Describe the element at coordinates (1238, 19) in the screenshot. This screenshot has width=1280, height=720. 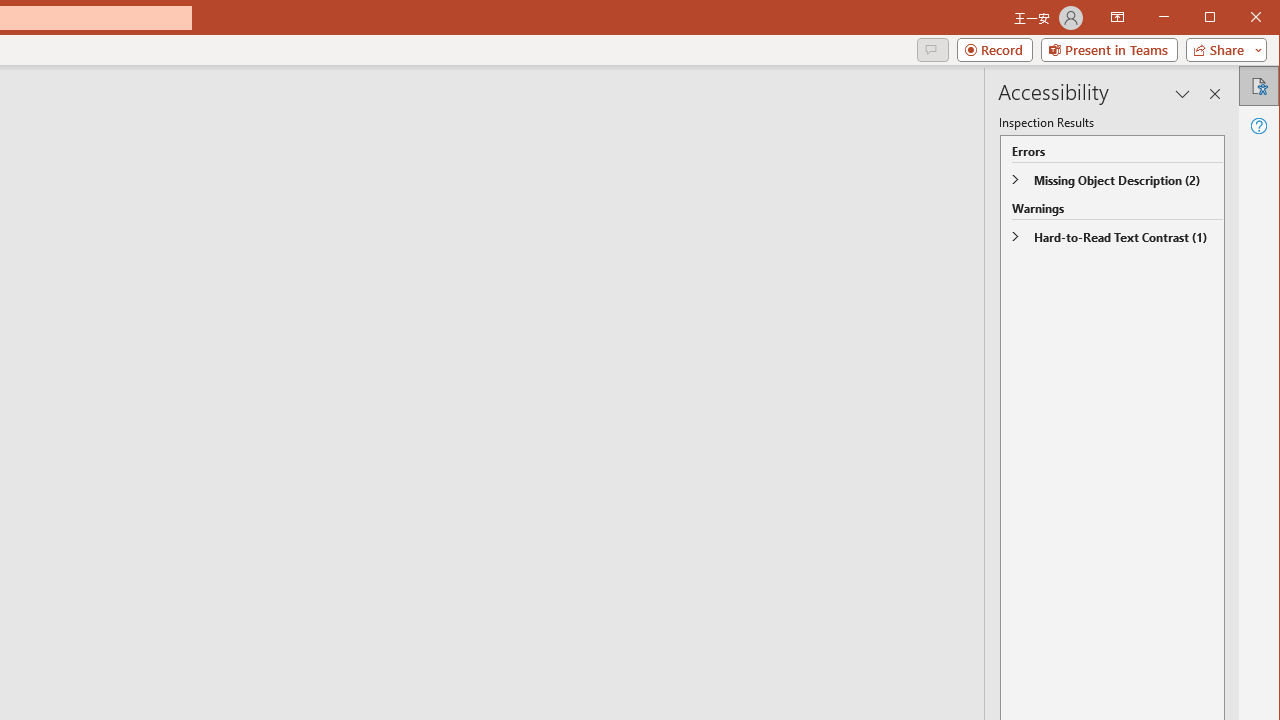
I see `'Maximize'` at that location.